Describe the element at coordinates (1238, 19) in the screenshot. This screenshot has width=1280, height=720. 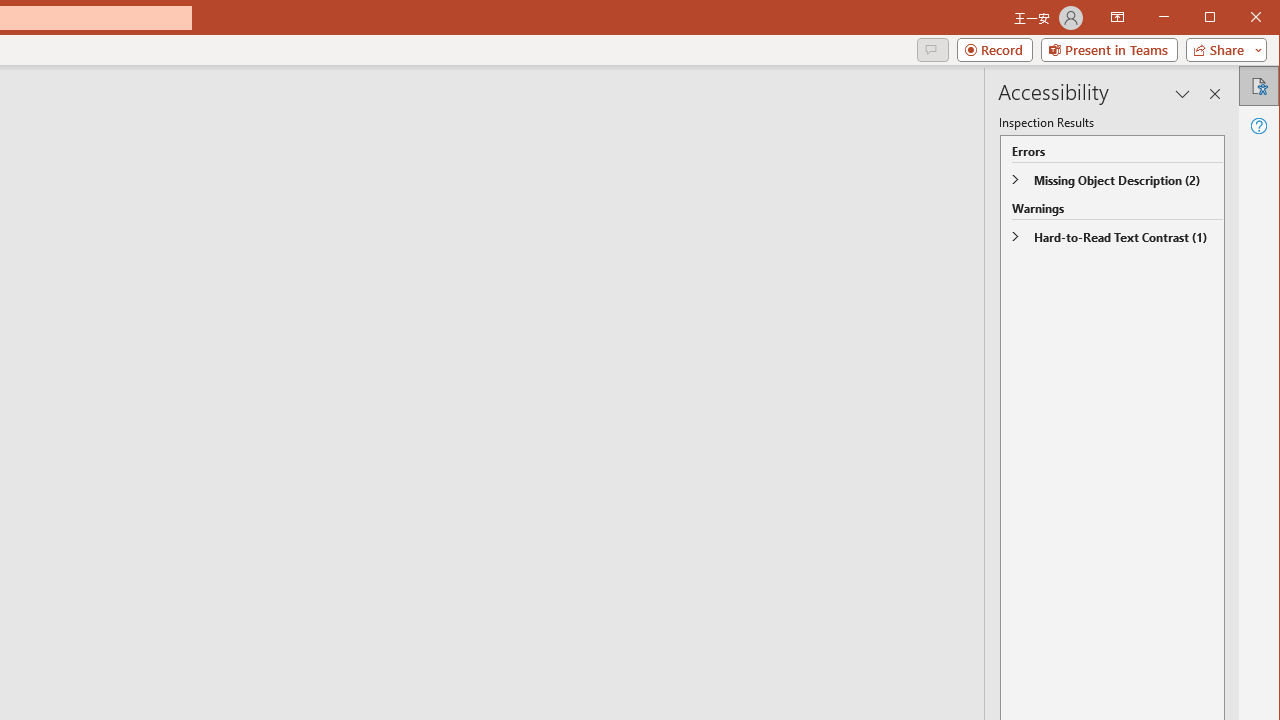
I see `'Maximize'` at that location.